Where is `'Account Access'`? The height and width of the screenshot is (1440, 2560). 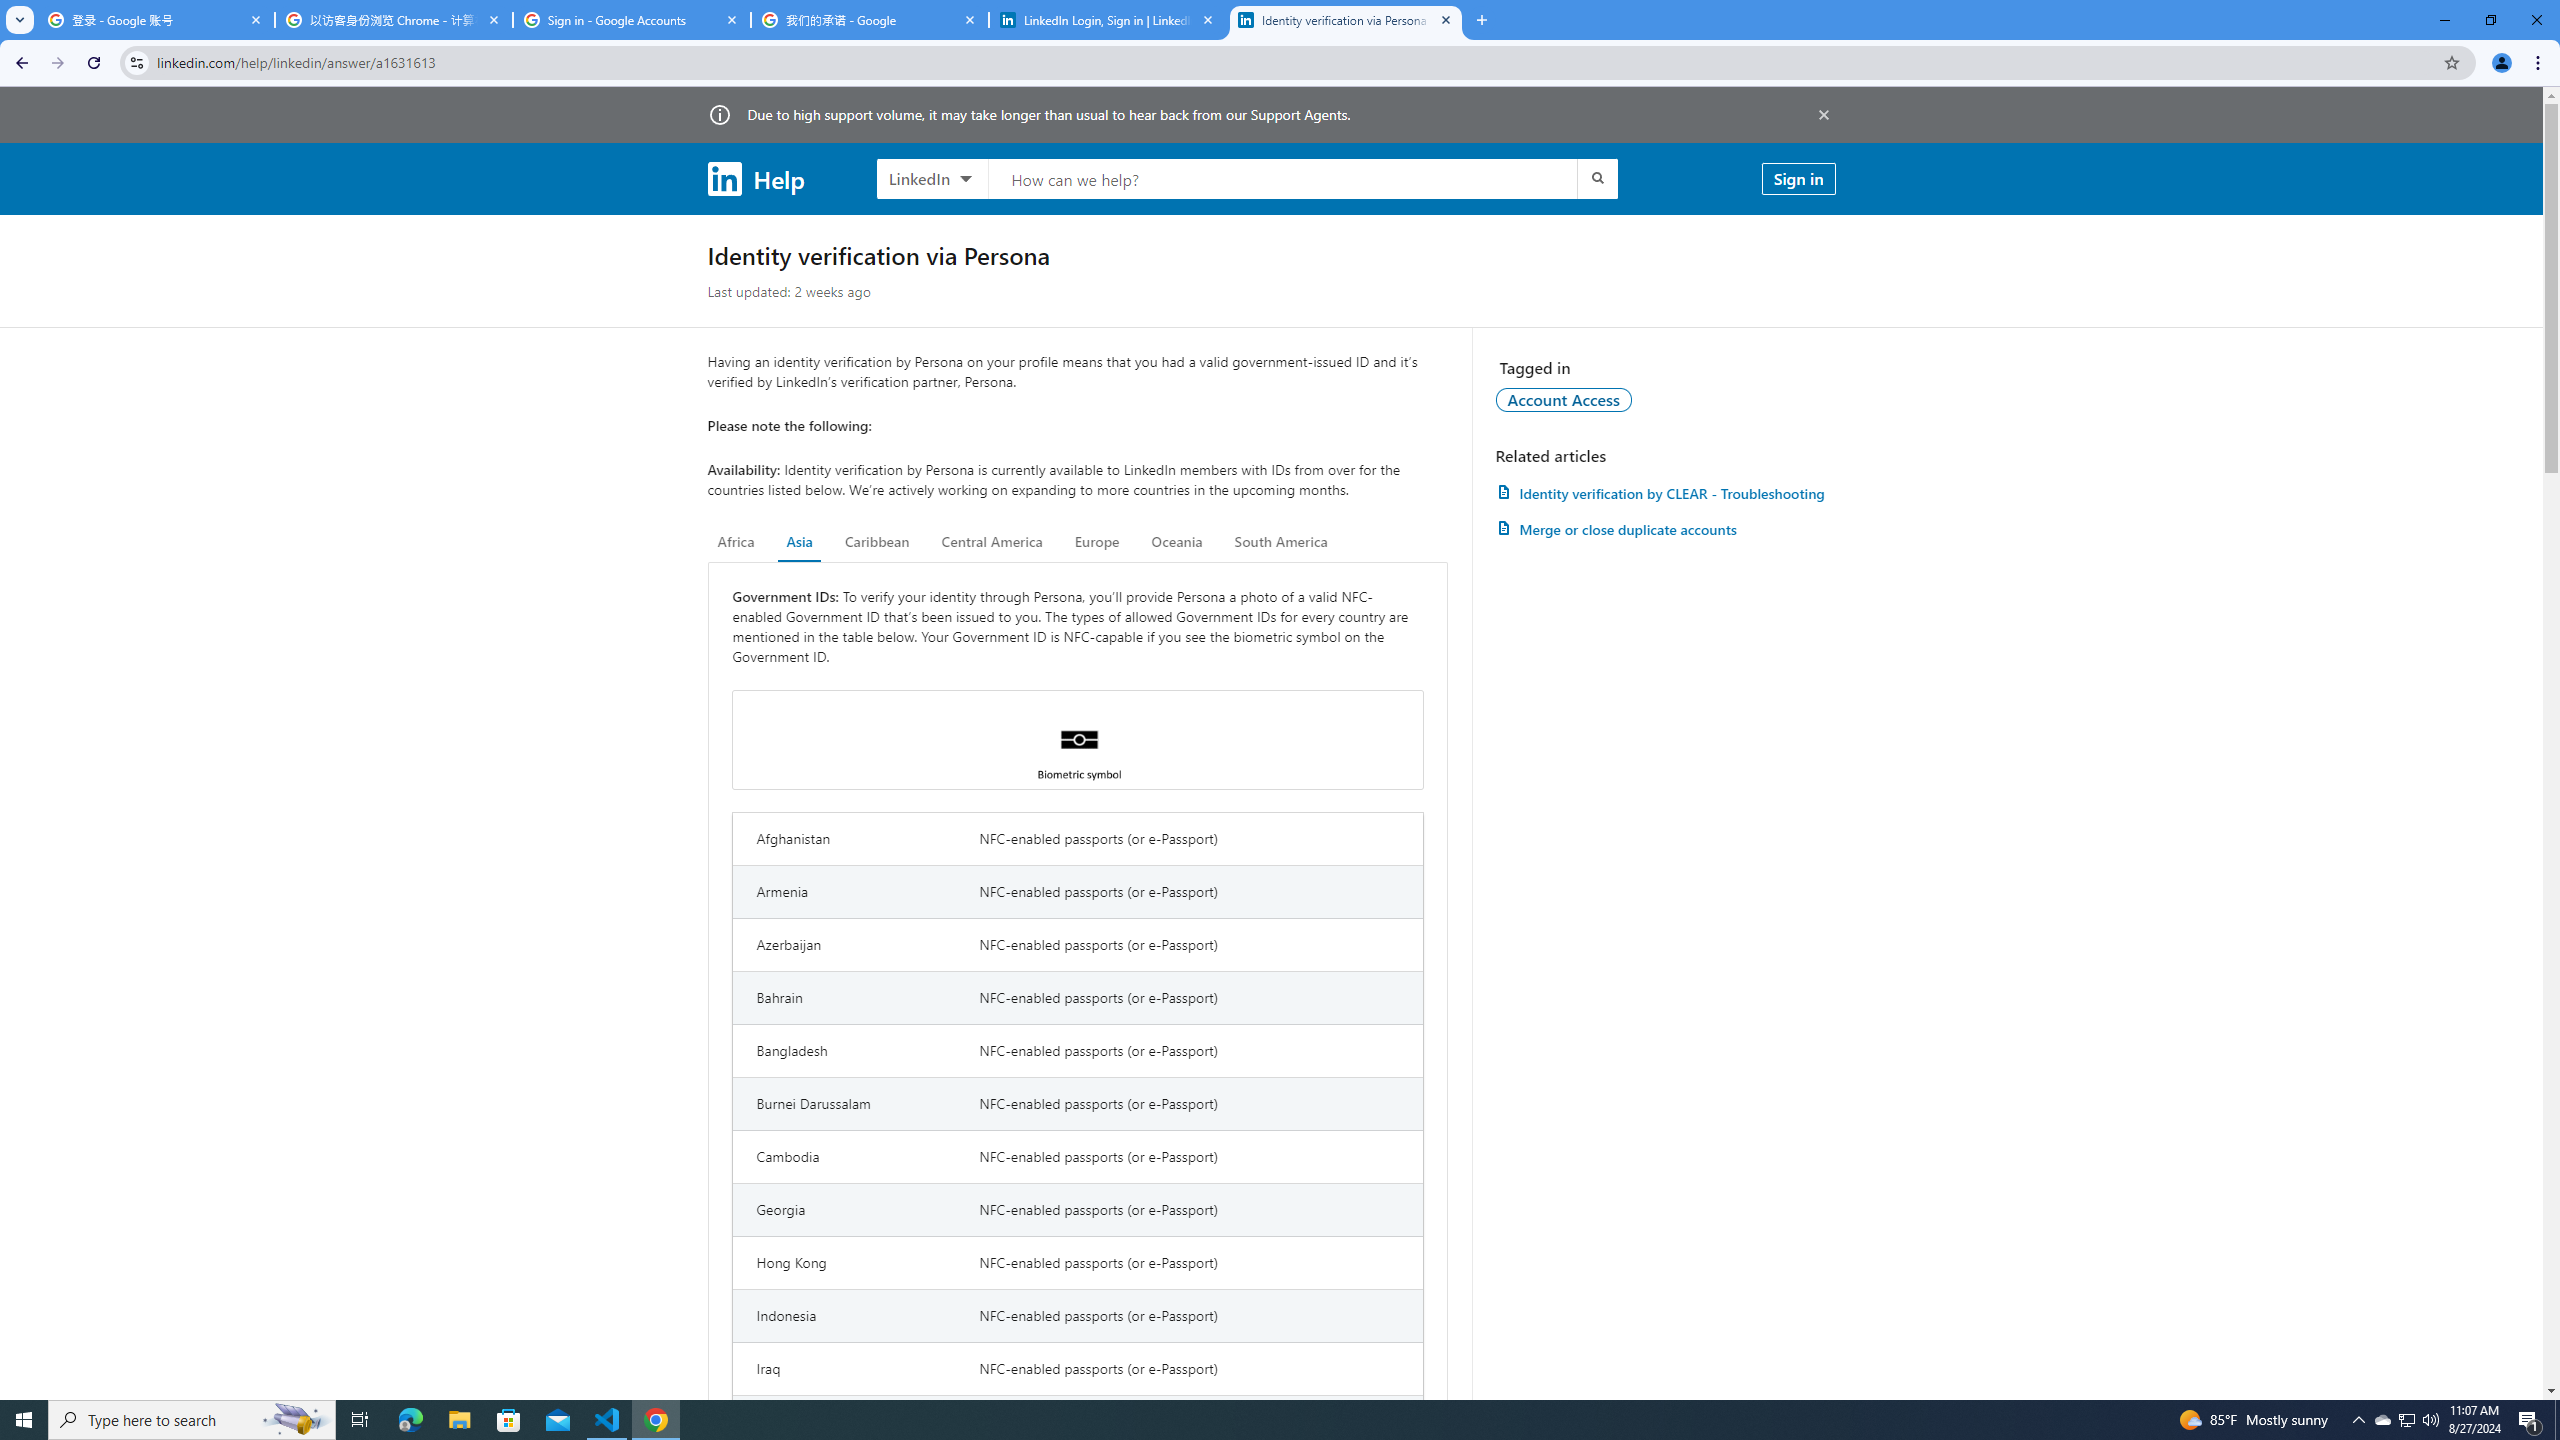
'Account Access' is located at coordinates (1564, 398).